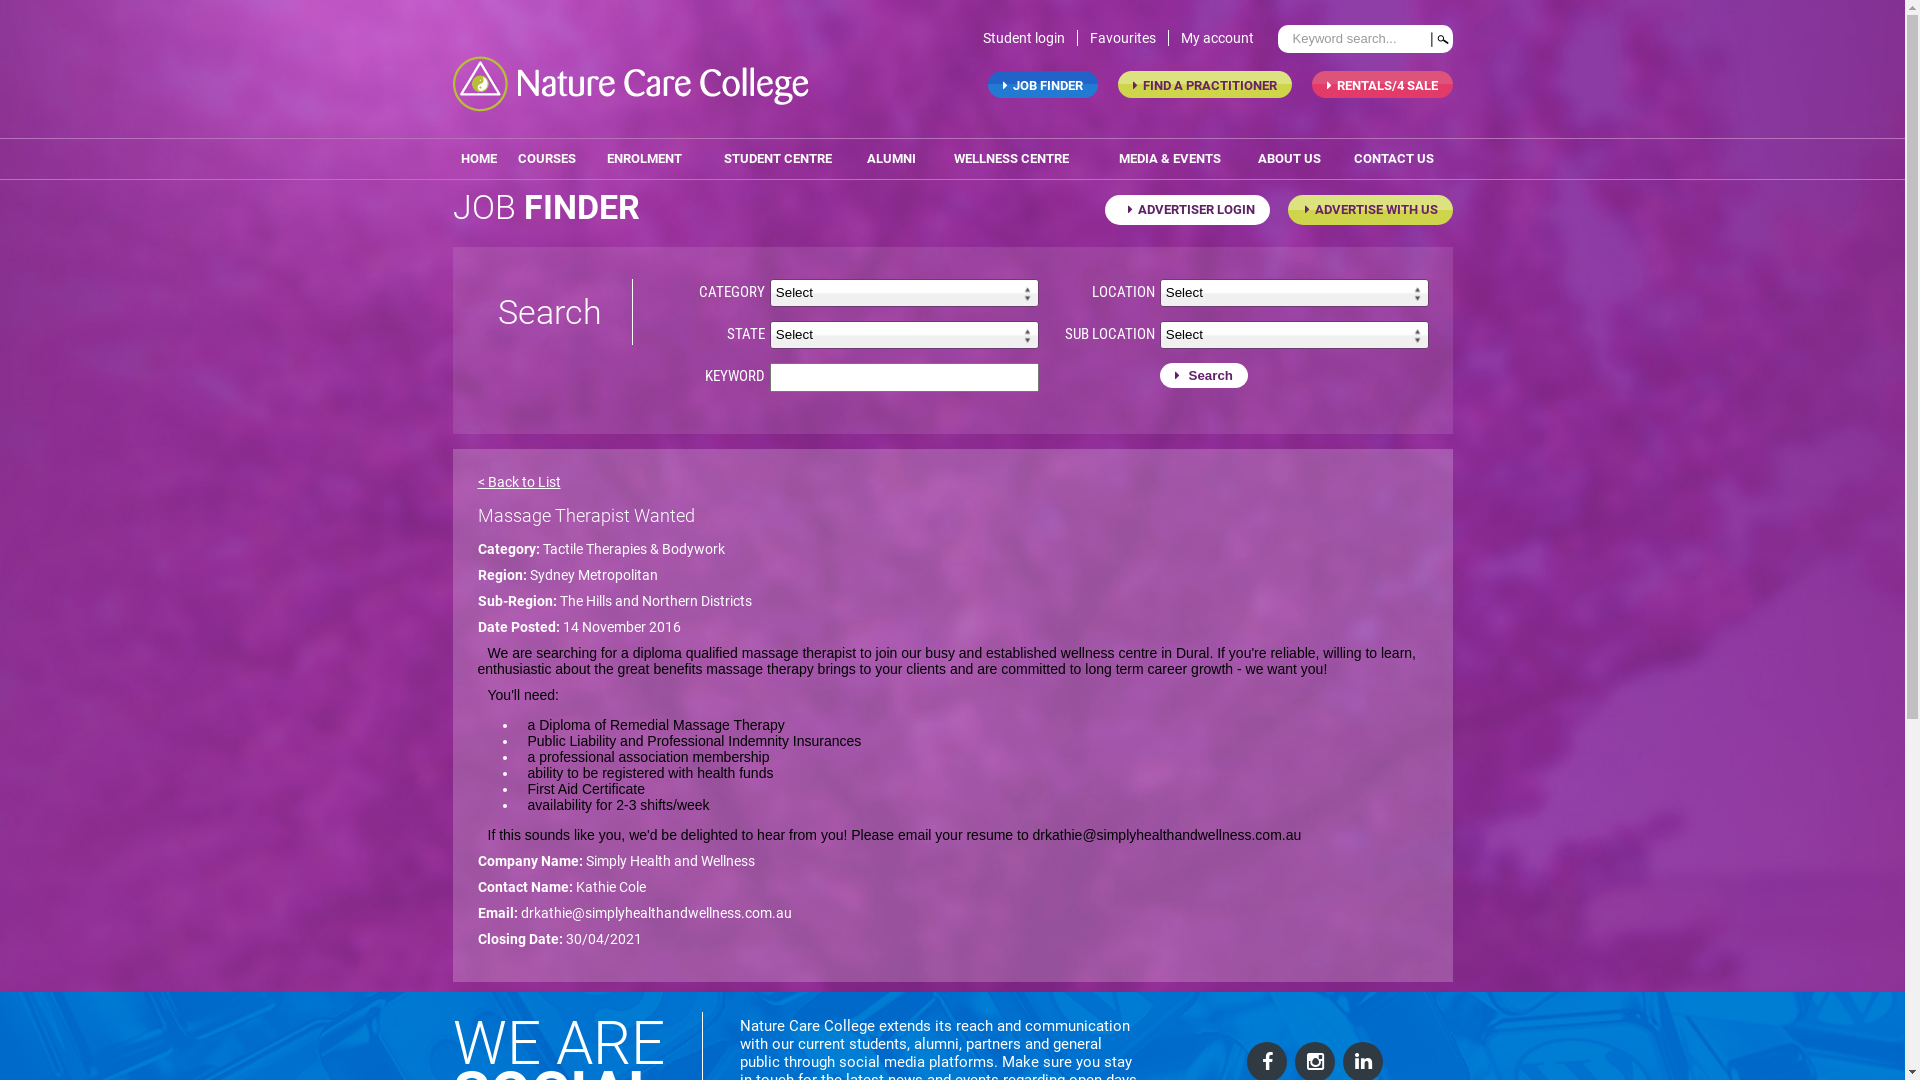 This screenshot has width=1920, height=1080. I want to click on 'Search', so click(1203, 375).